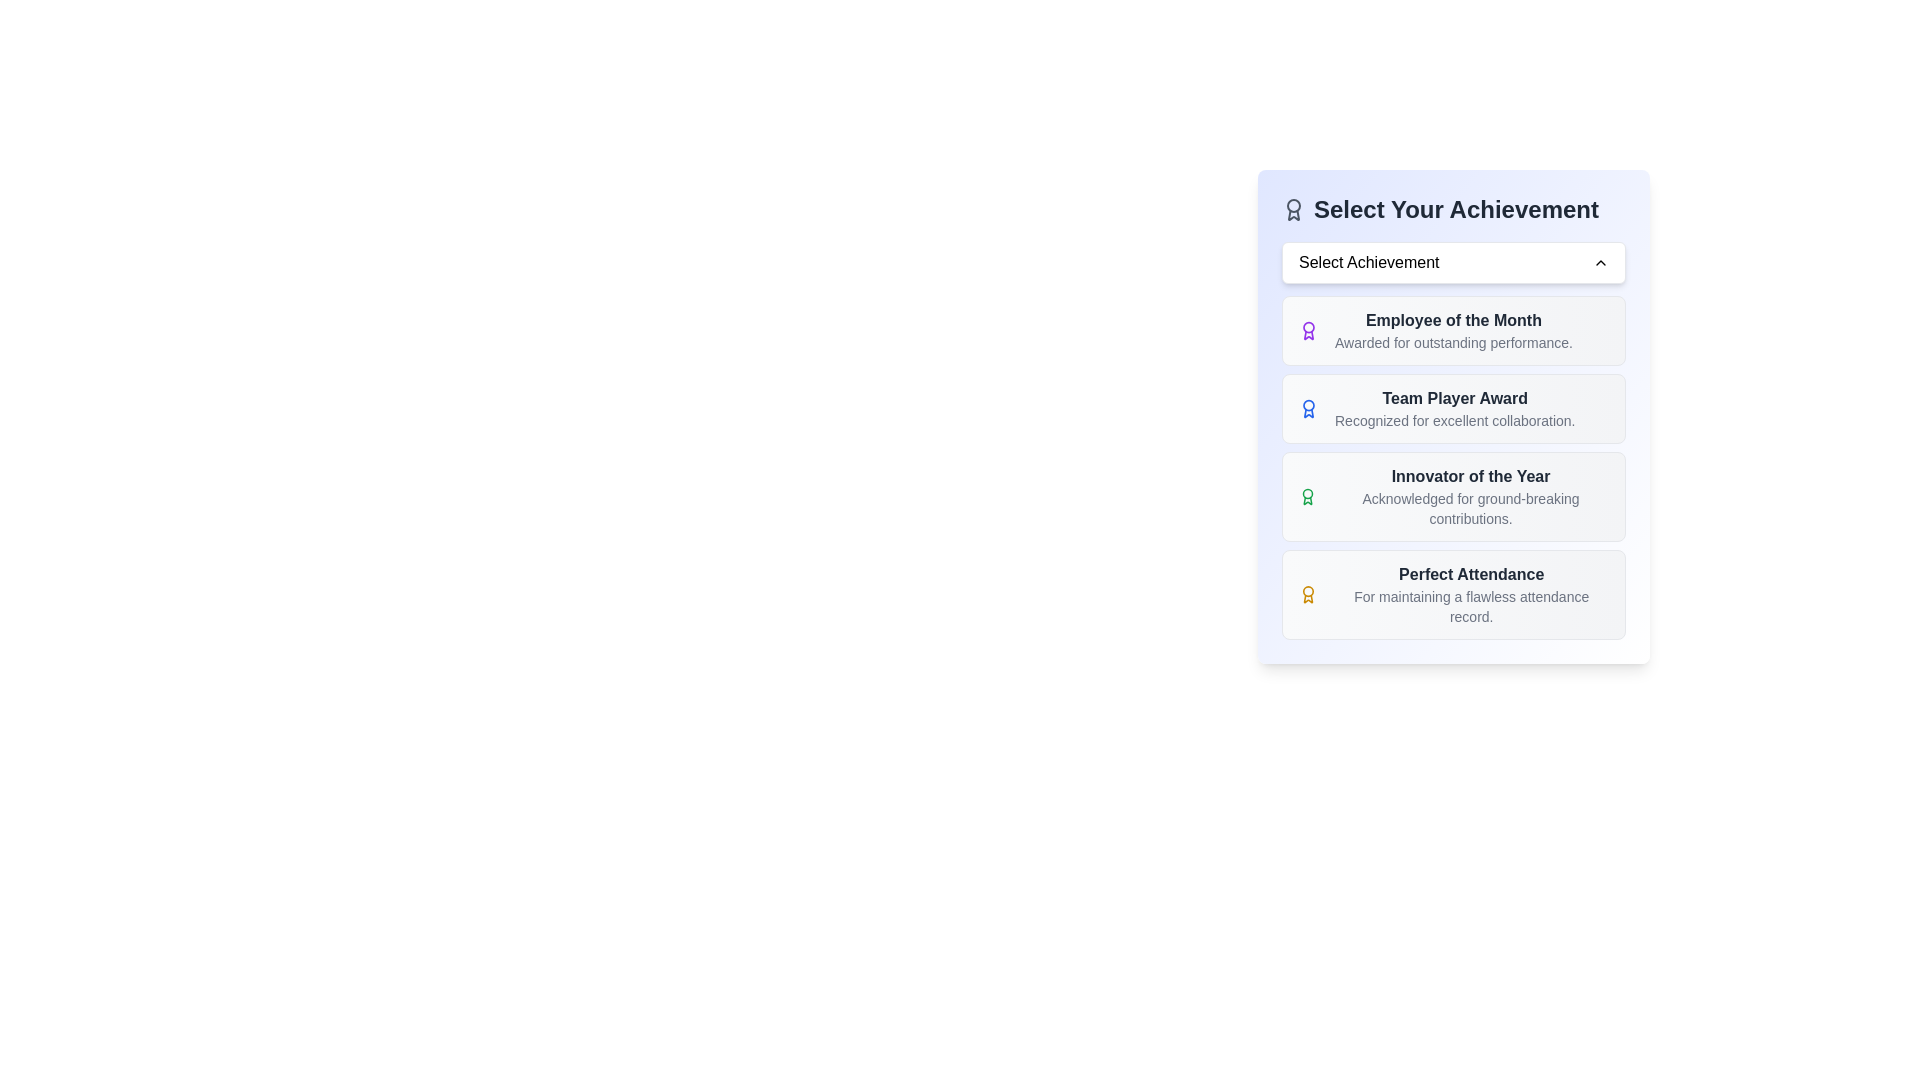 This screenshot has height=1080, width=1920. I want to click on the award icon located in the header section of the achievement selection interface, so click(1294, 209).